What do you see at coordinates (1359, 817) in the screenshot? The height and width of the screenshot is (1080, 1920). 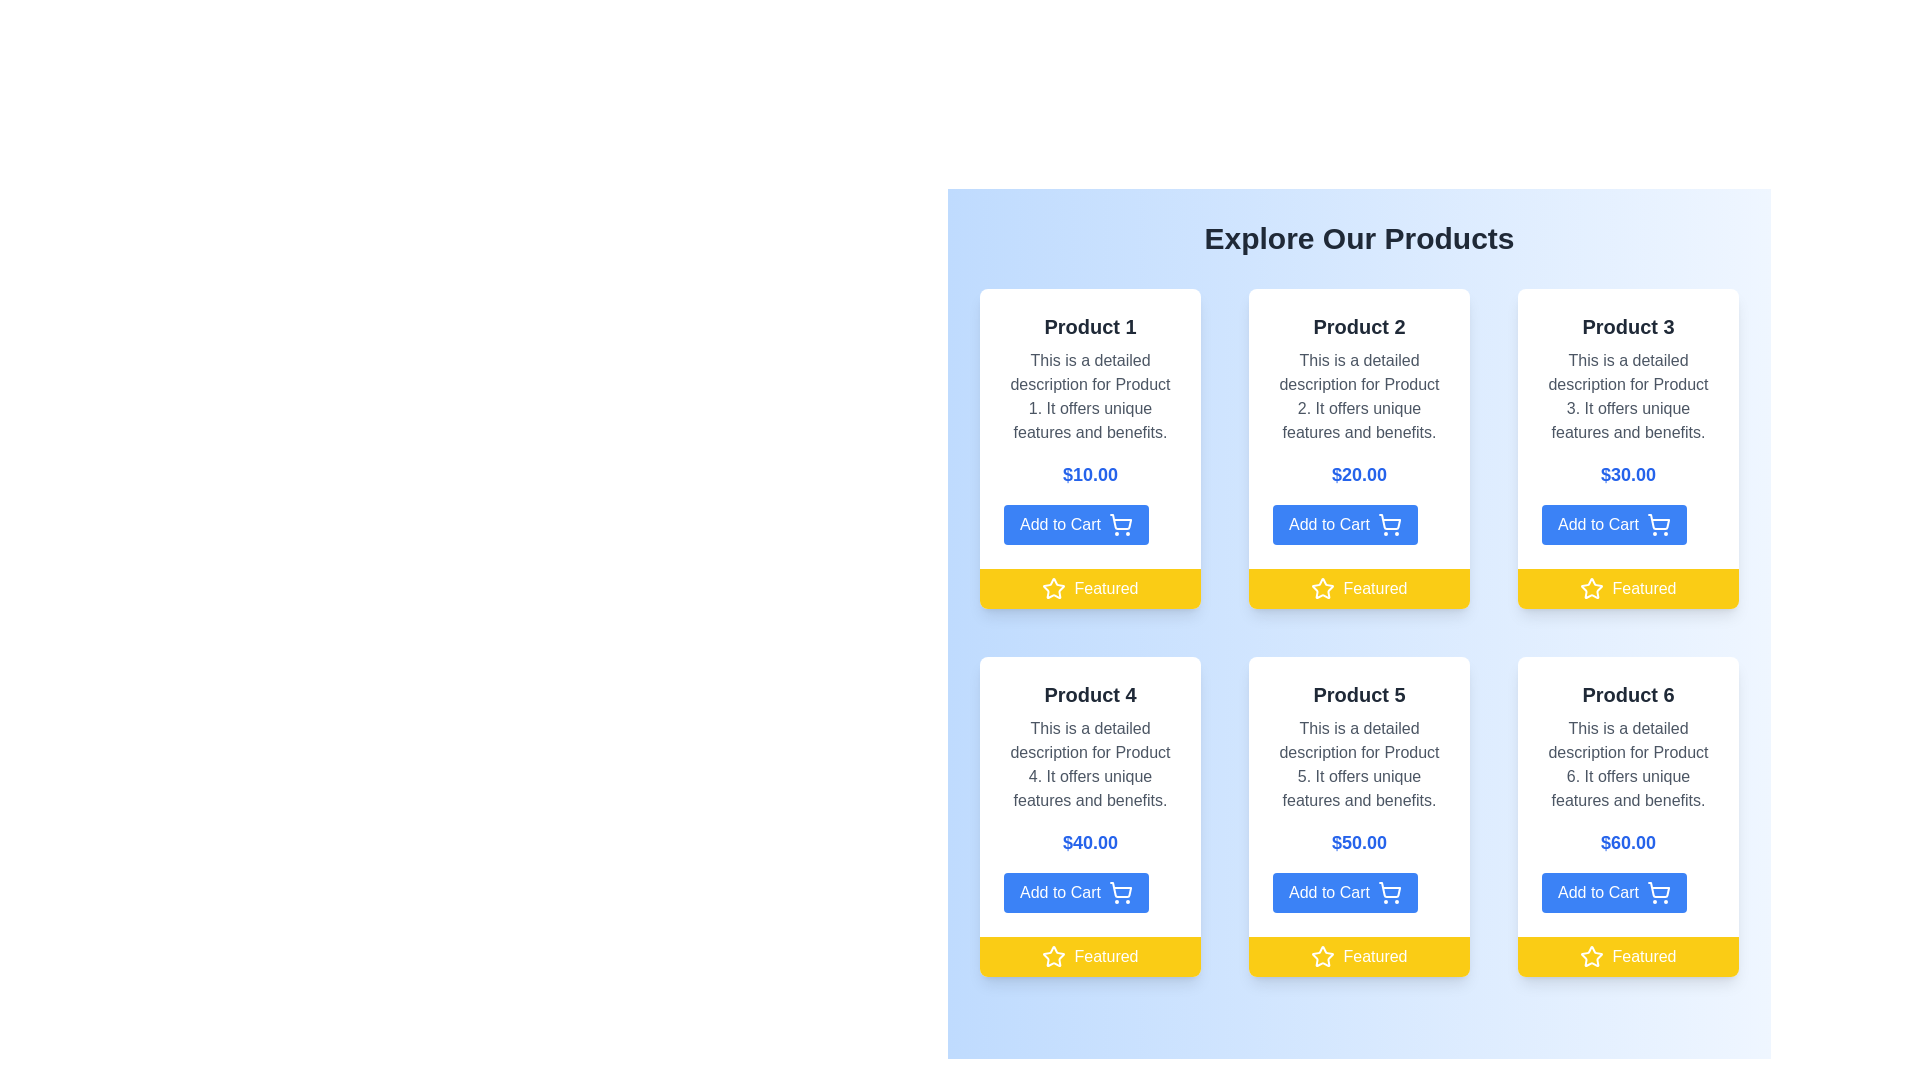 I see `the 'Add to Cart' button on the Product Card for 'Product 5', located in the center of the bottom row of the grid layout` at bounding box center [1359, 817].